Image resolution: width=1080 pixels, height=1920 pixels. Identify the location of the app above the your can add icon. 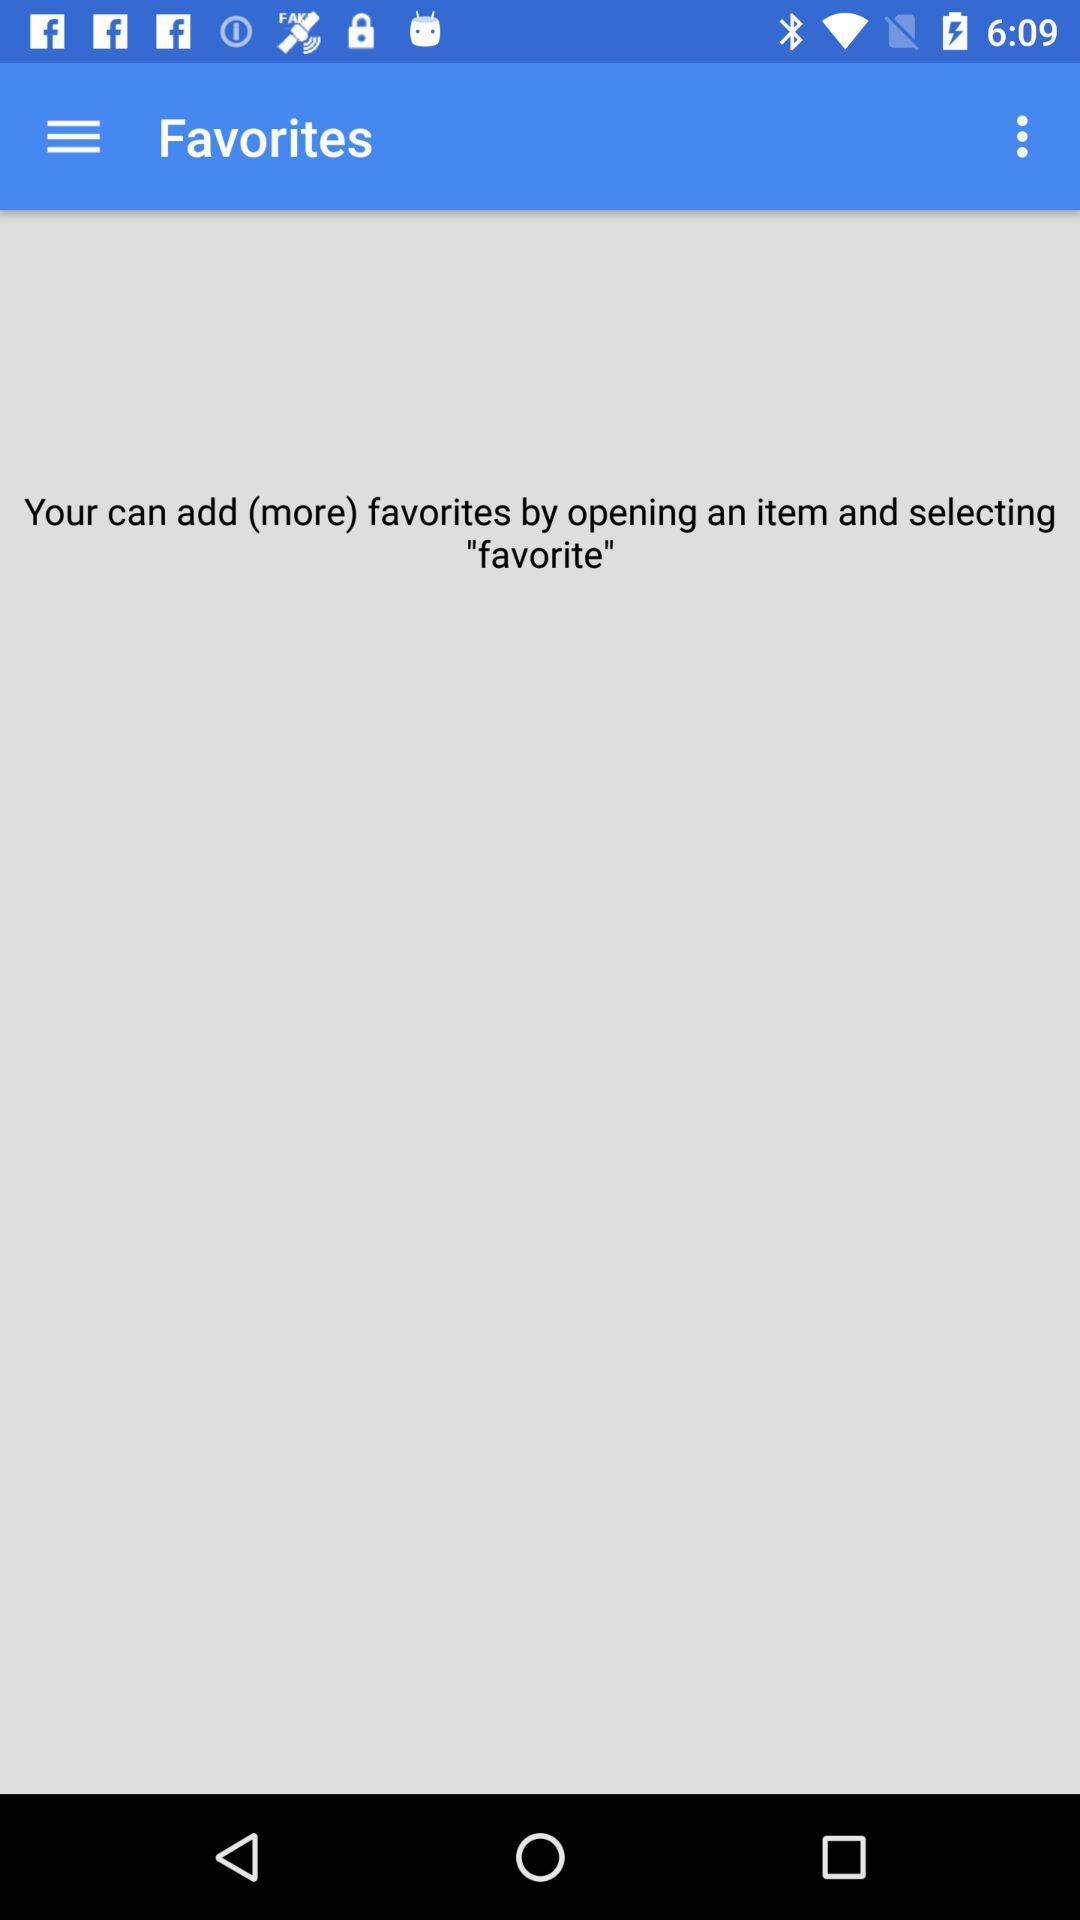
(1027, 135).